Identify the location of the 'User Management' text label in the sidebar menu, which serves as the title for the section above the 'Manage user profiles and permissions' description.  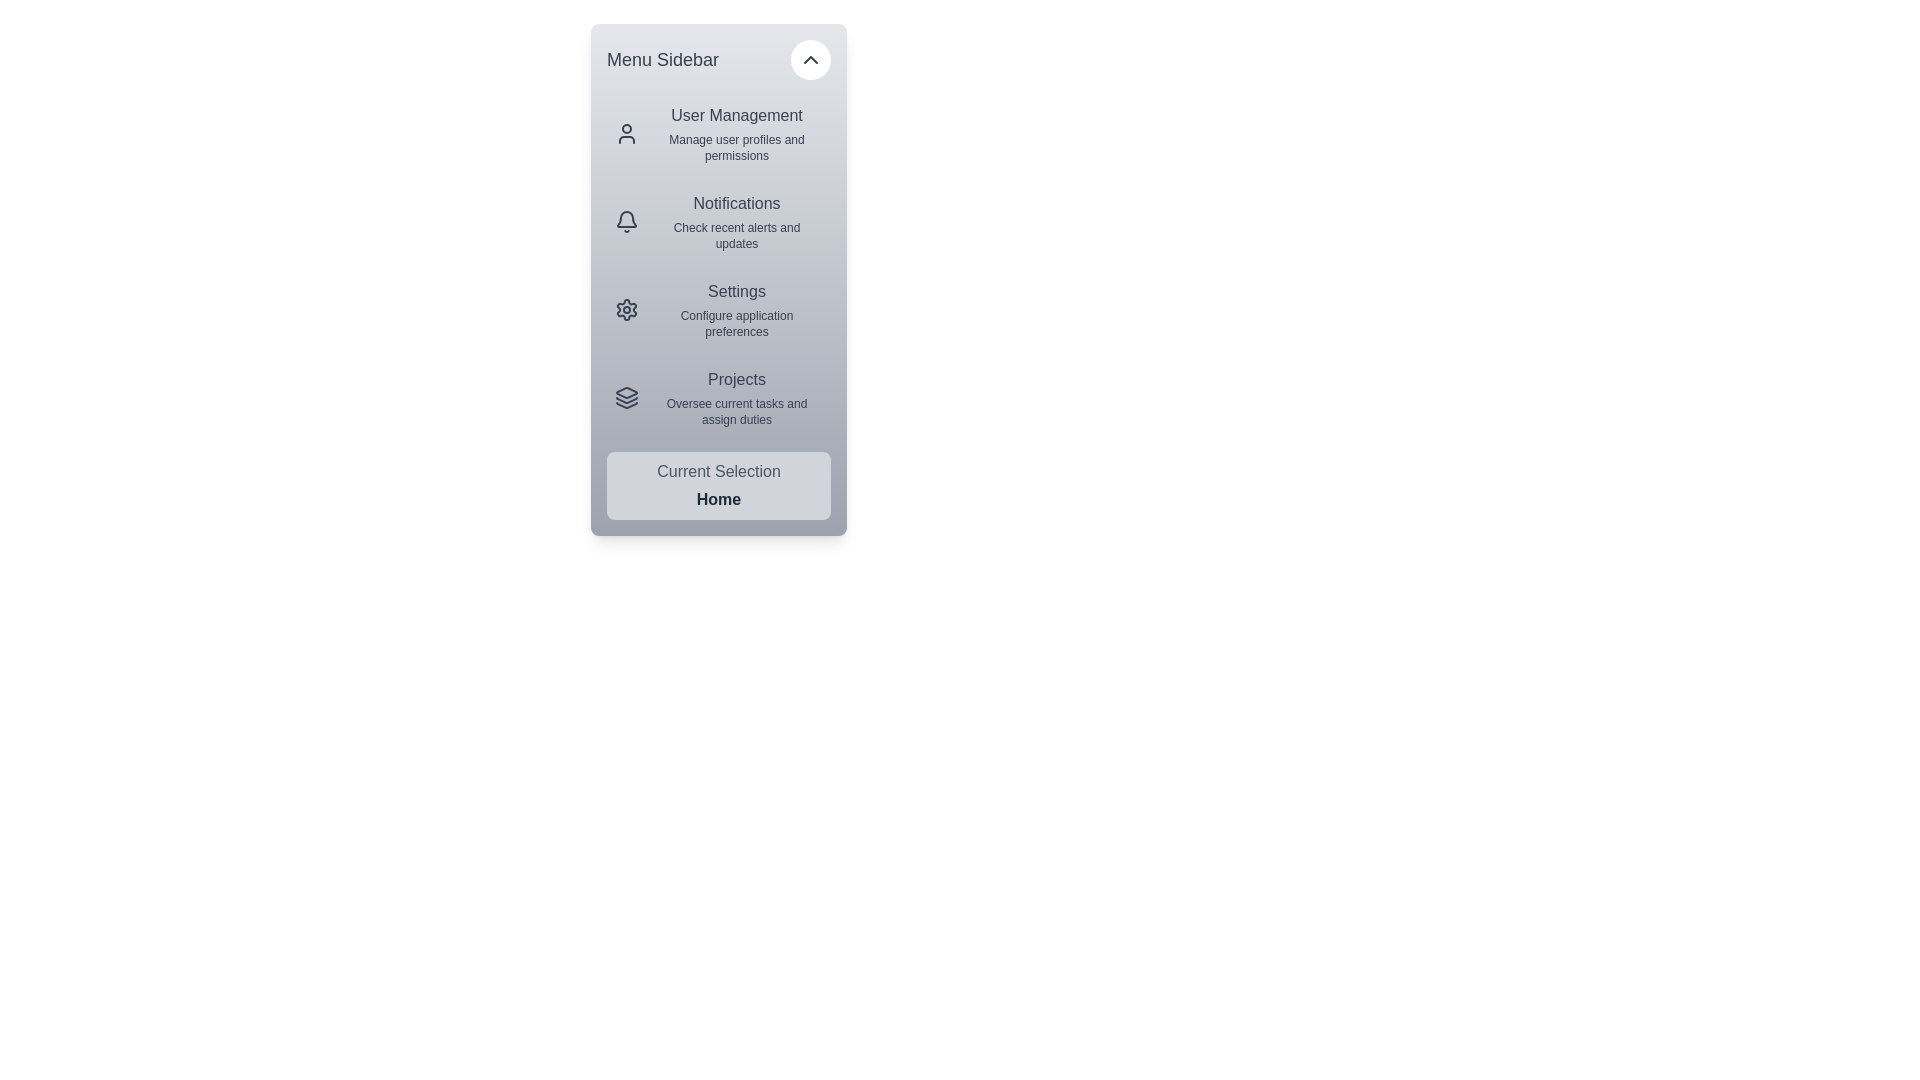
(736, 115).